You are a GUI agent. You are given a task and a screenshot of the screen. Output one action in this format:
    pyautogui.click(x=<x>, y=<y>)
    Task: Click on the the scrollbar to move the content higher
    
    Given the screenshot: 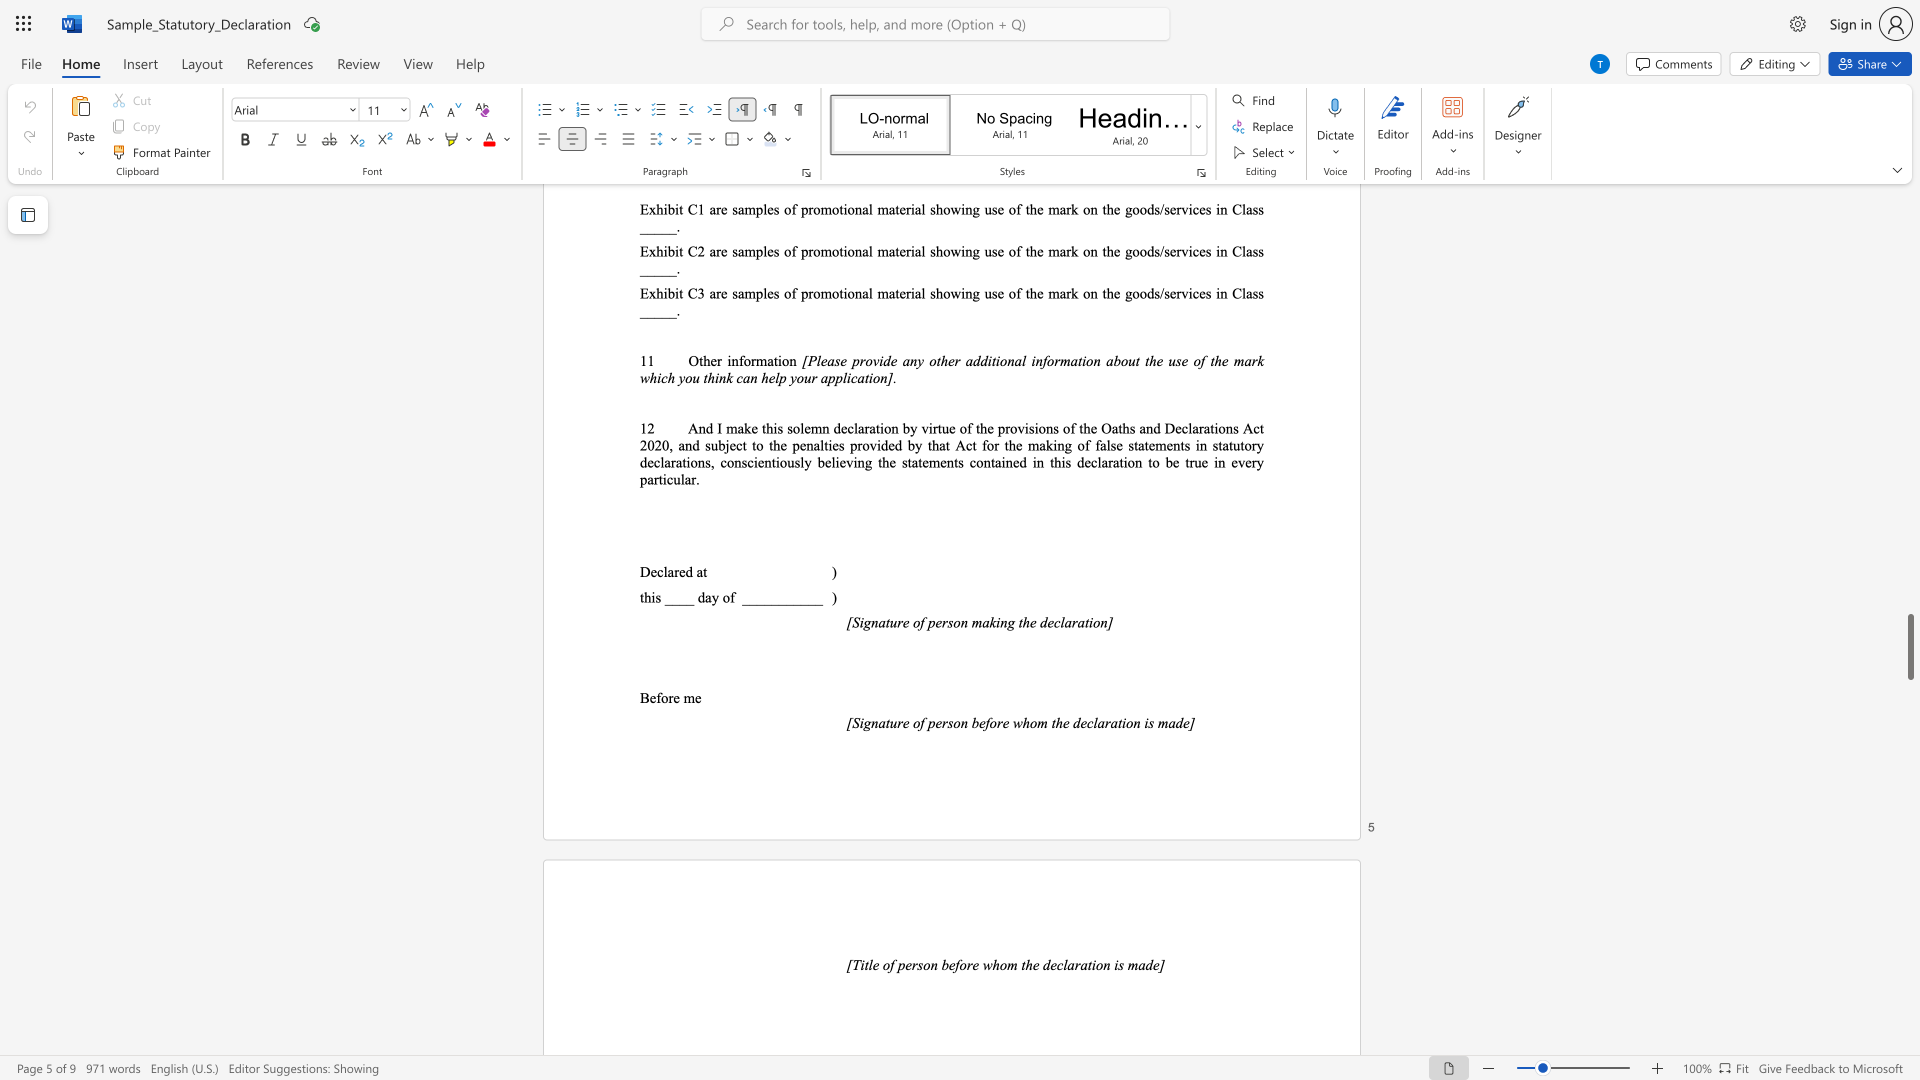 What is the action you would take?
    pyautogui.click(x=1909, y=528)
    